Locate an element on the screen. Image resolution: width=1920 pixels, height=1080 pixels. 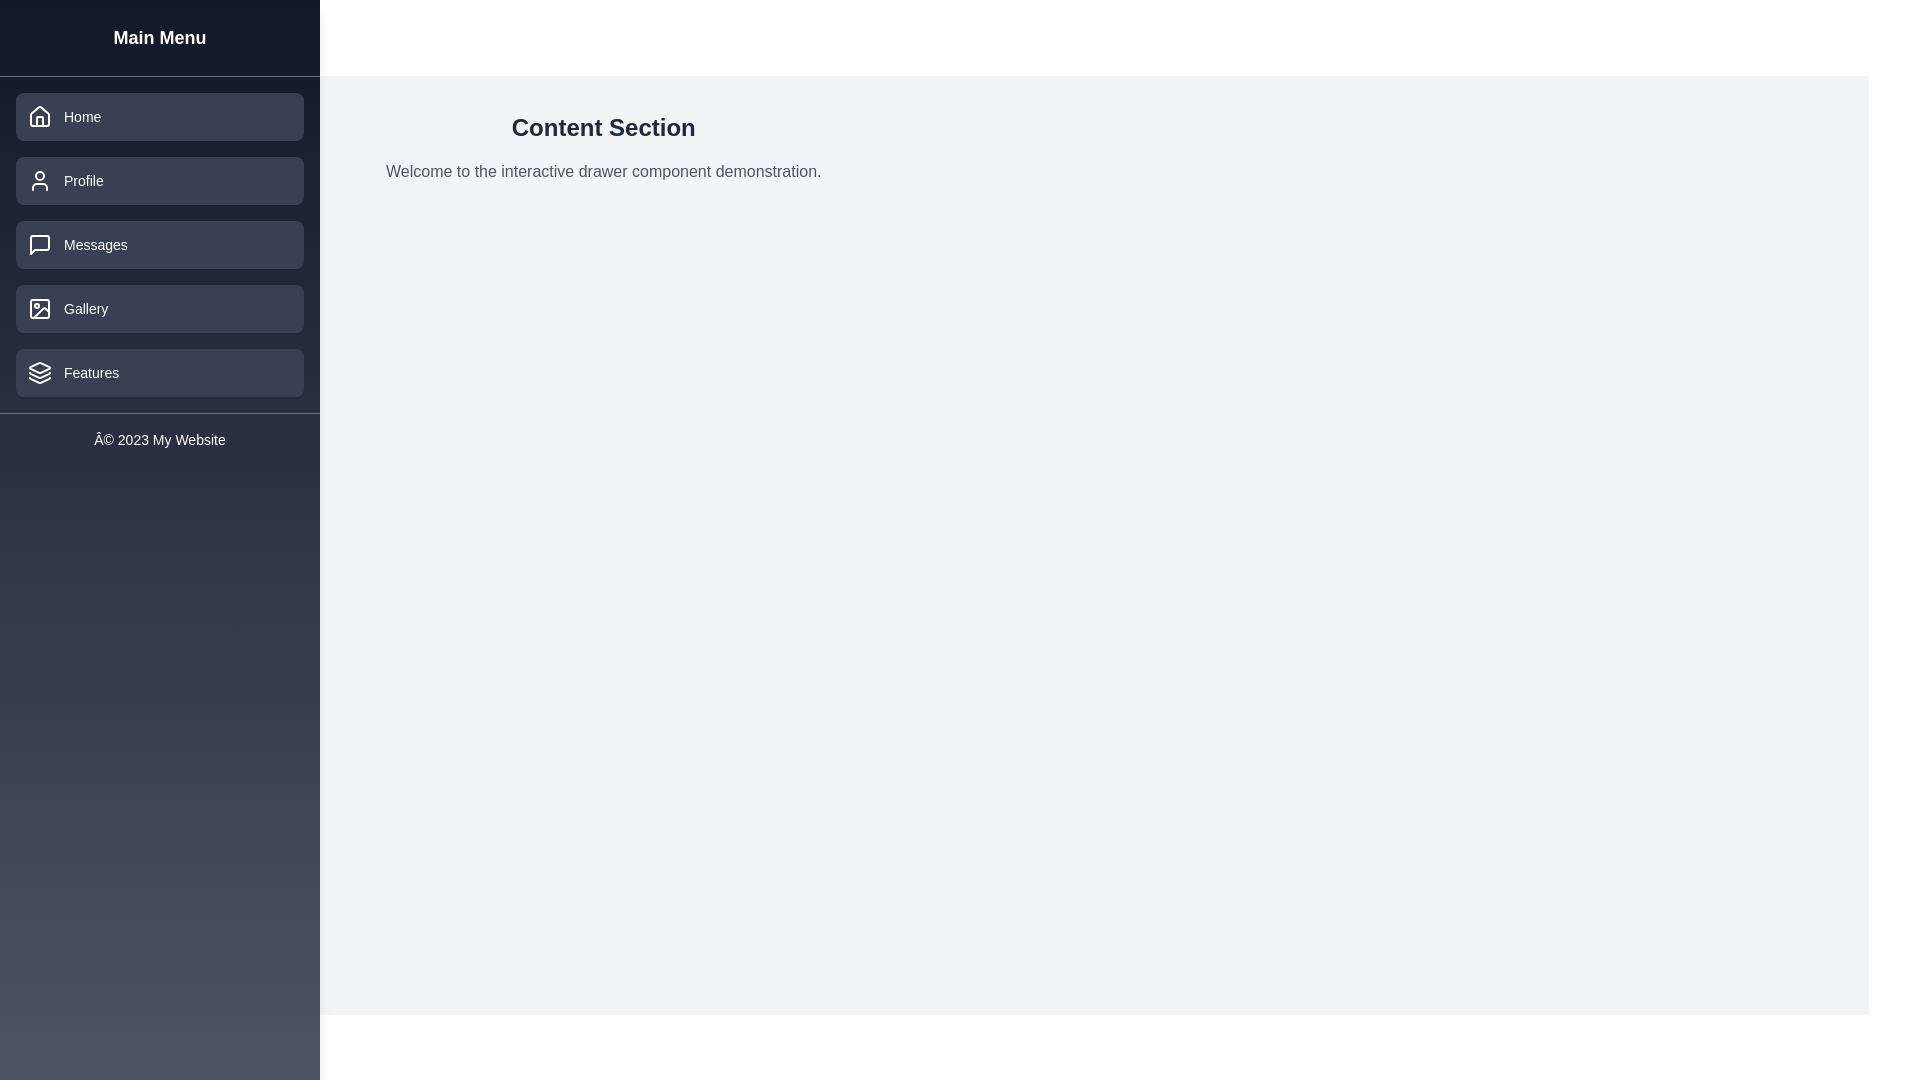
the small rectangular shape with rounded corners within the SVG icon of the Gallery menu item in the sidebar is located at coordinates (39, 308).